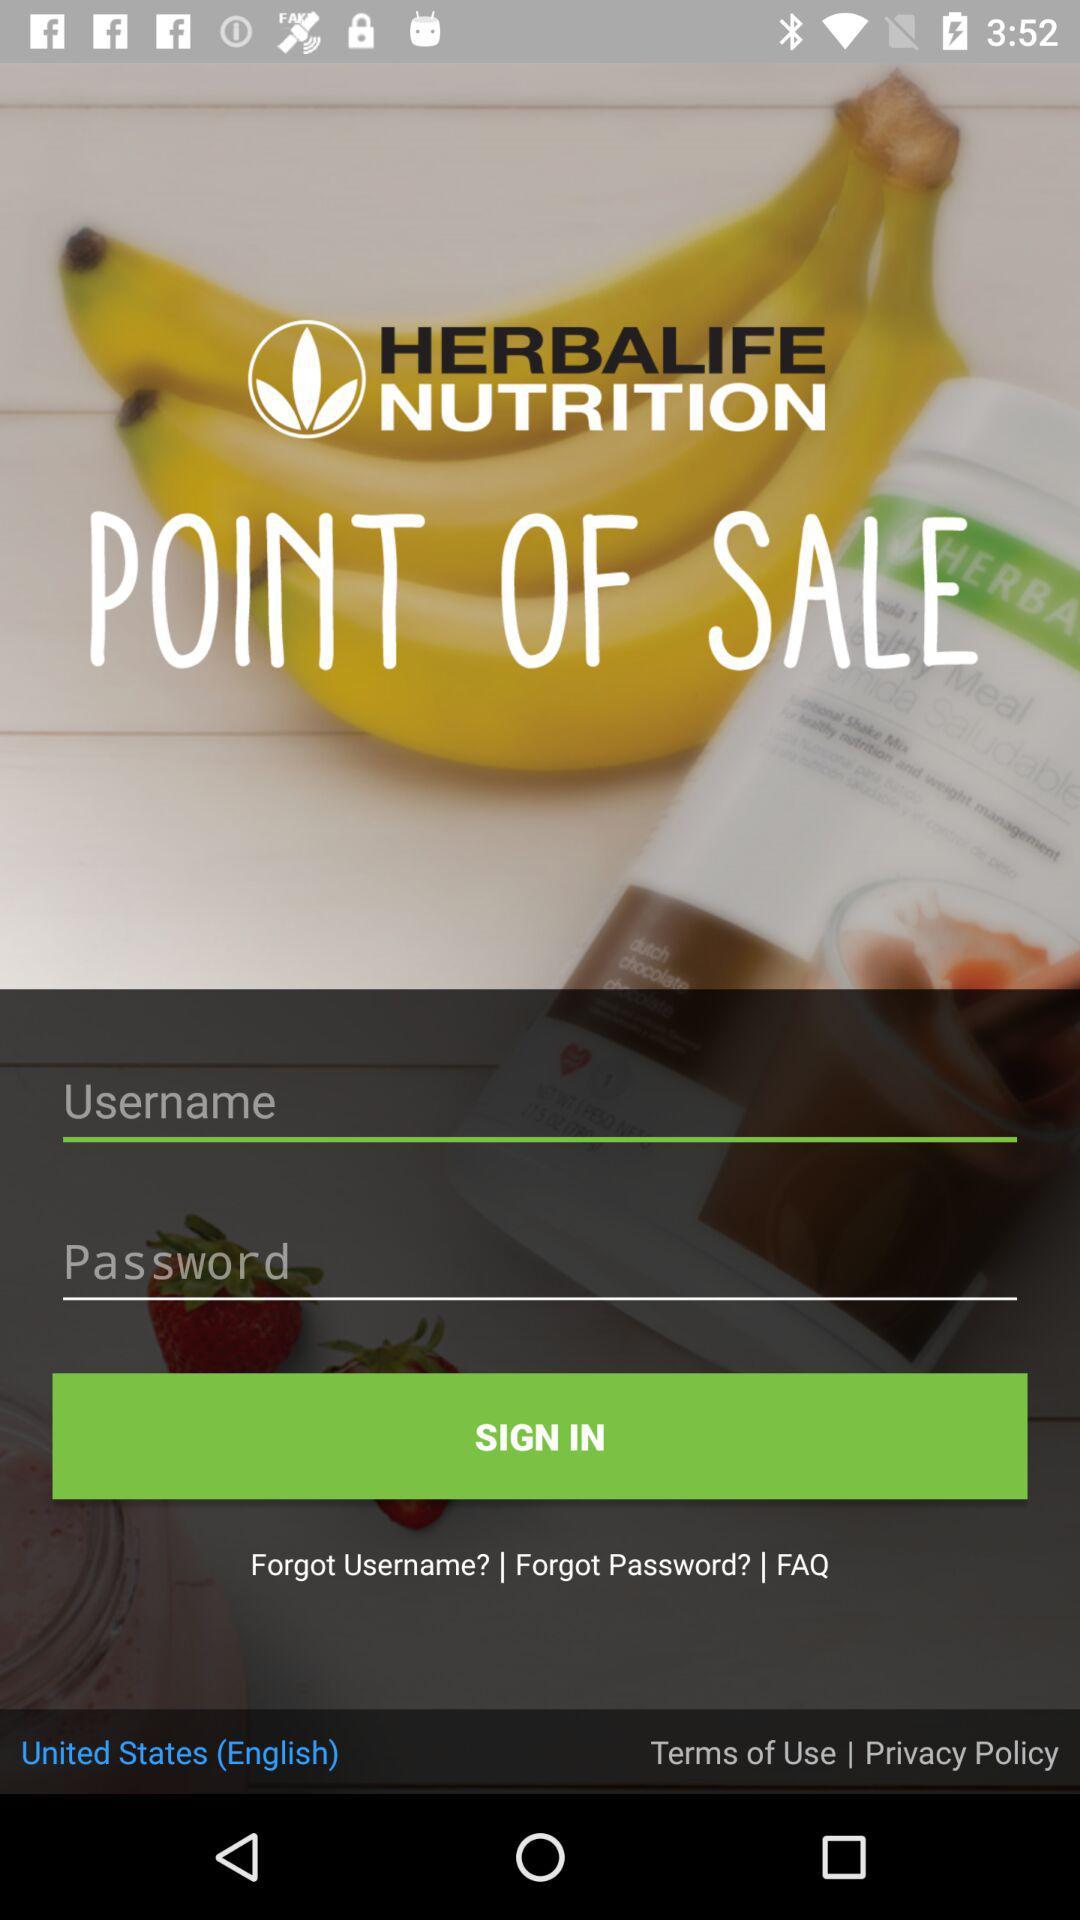 The image size is (1080, 1920). I want to click on united states (english) item, so click(180, 1750).